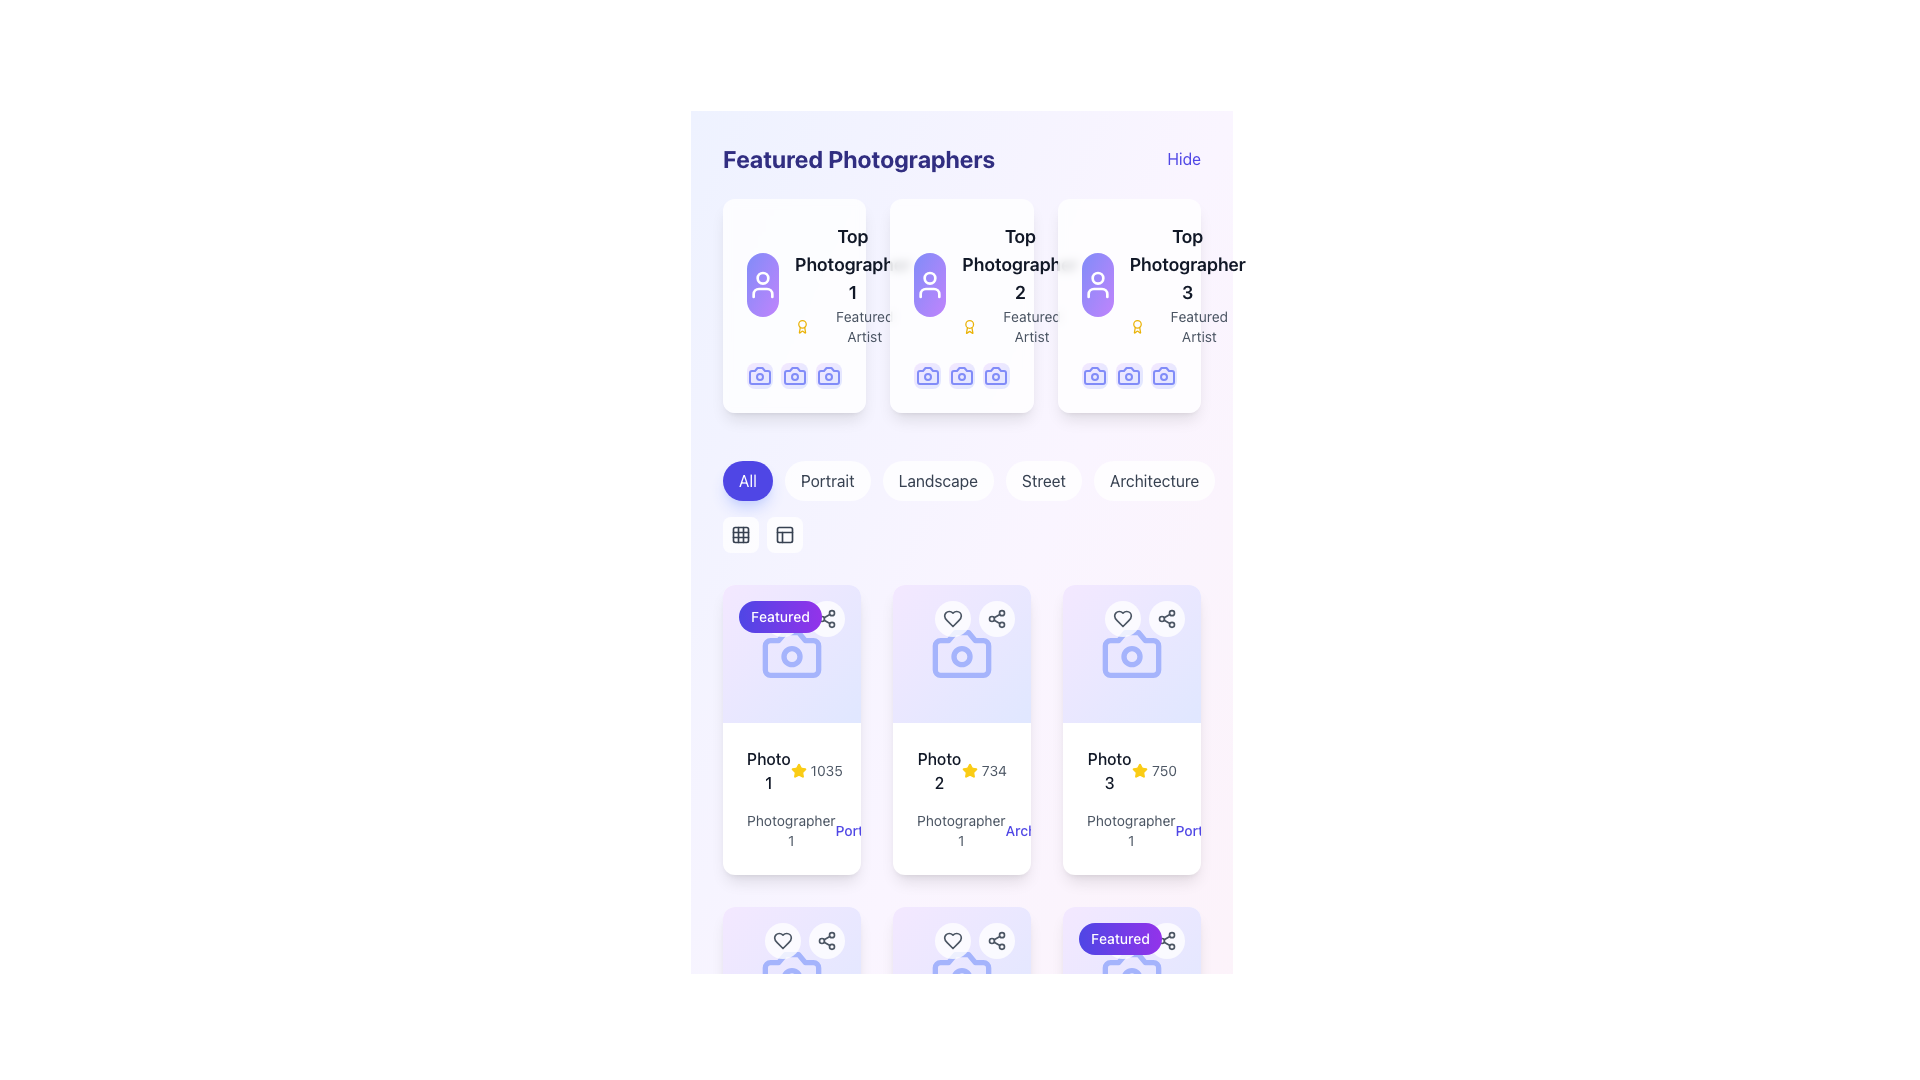  Describe the element at coordinates (1096, 285) in the screenshot. I see `the circular user avatar with a gradient background in the 'Top Photographer 3' section` at that location.